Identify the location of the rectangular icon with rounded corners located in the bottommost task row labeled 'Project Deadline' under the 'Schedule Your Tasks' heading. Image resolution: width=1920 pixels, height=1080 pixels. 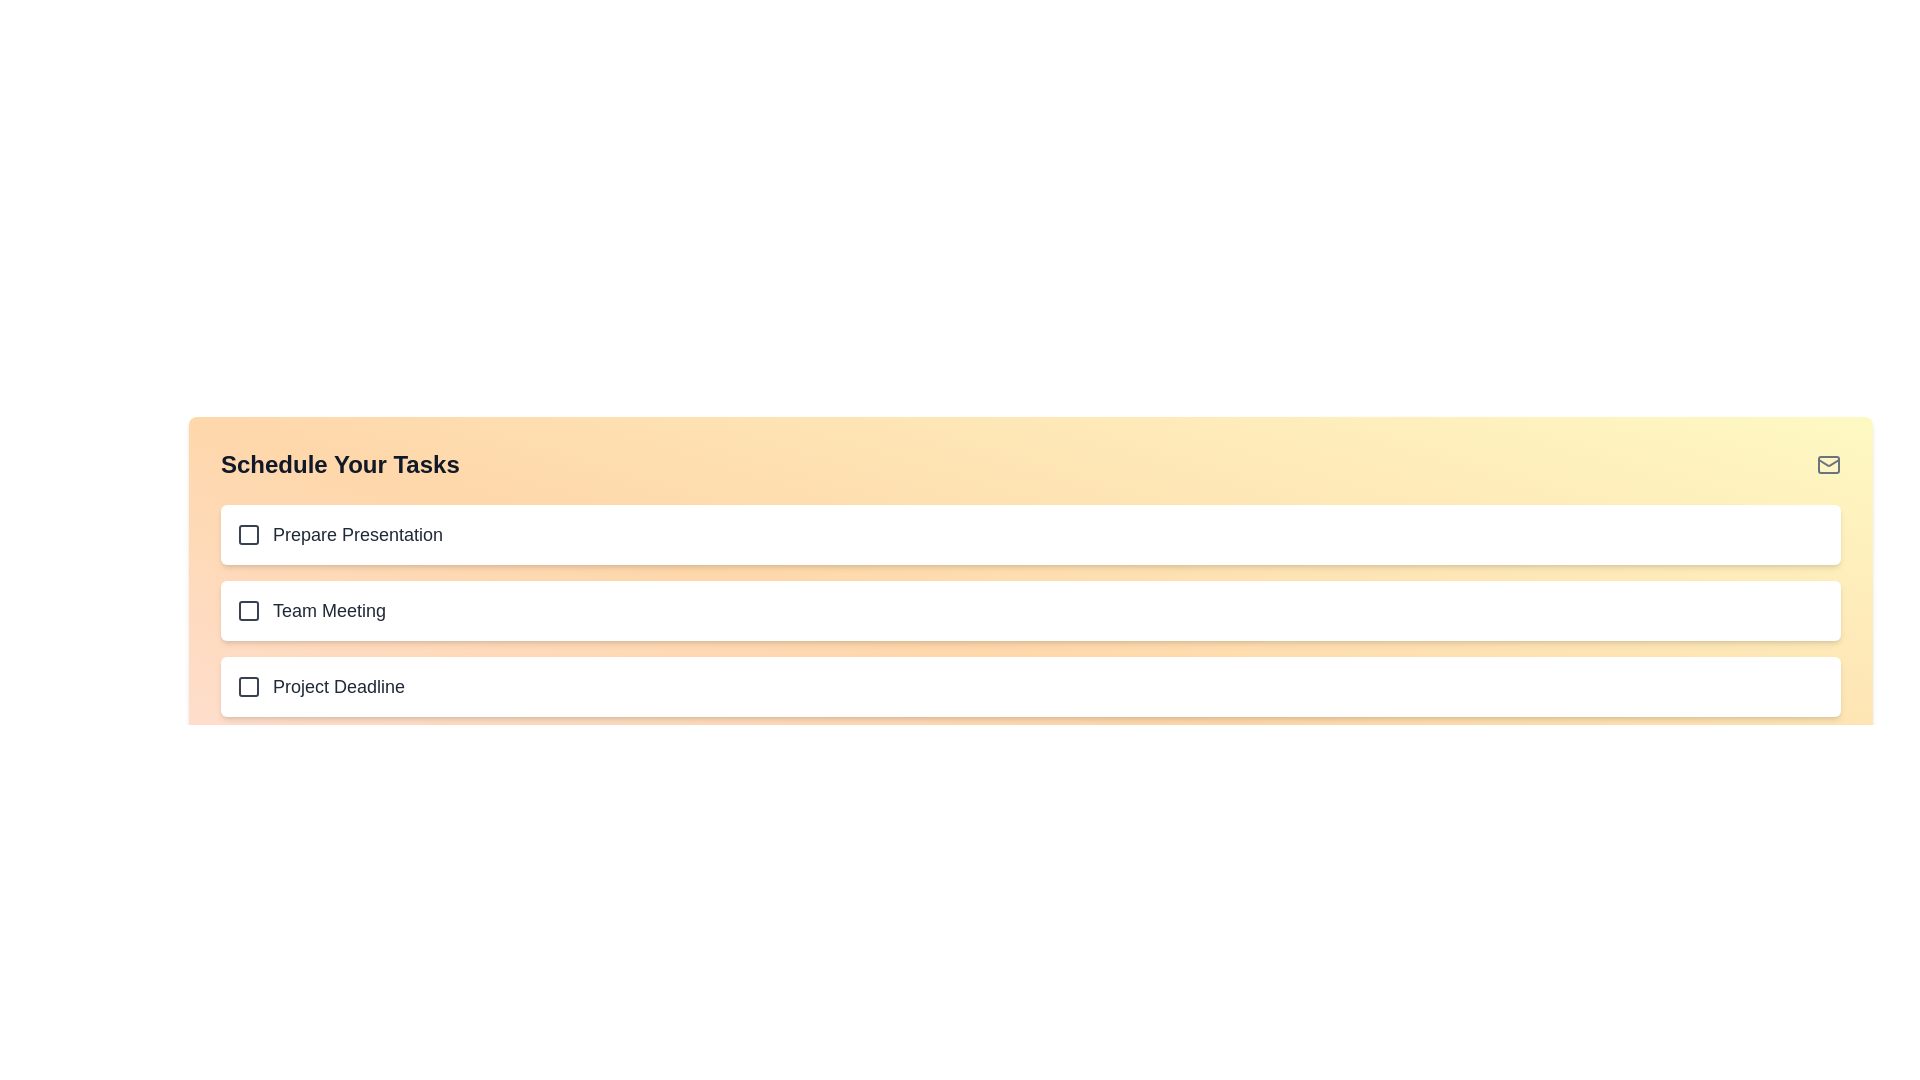
(248, 685).